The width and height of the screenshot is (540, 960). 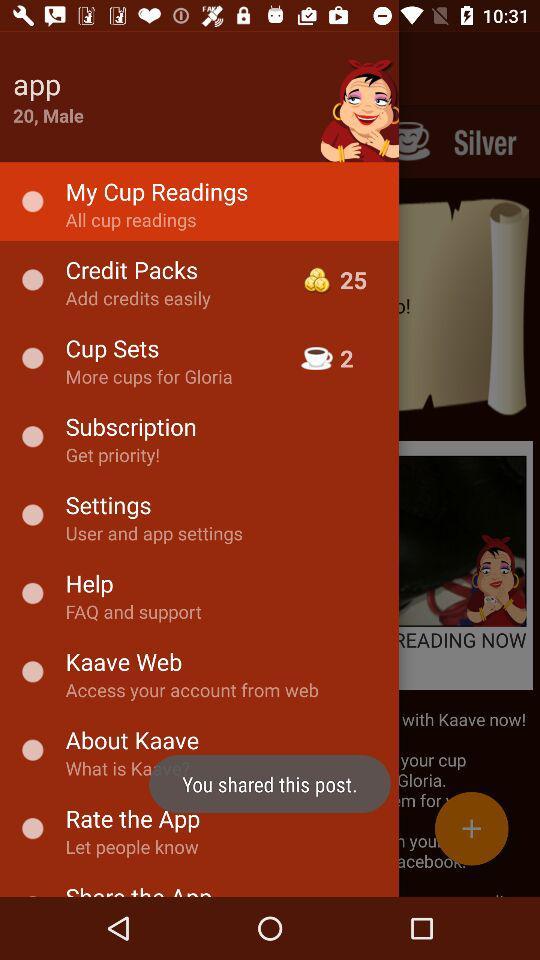 What do you see at coordinates (471, 828) in the screenshot?
I see `the add icon` at bounding box center [471, 828].